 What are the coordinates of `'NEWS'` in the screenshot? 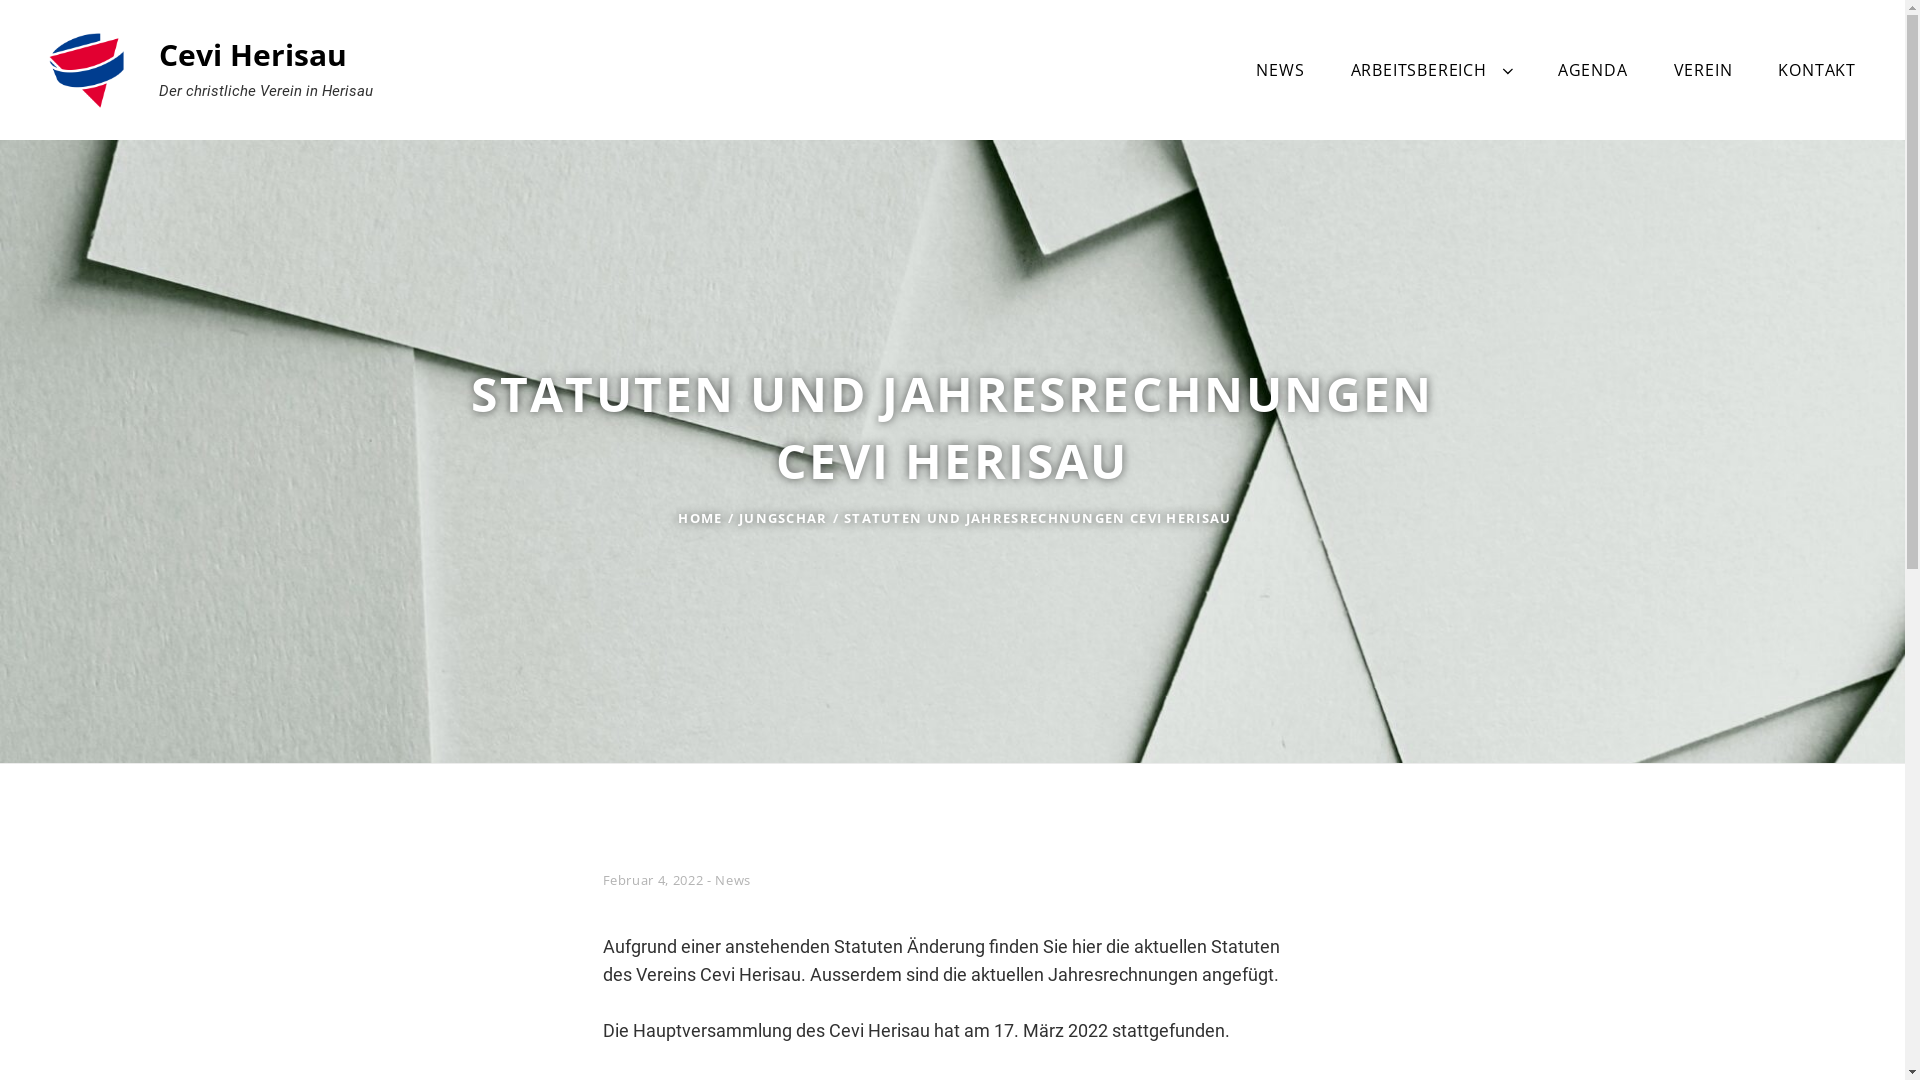 It's located at (1280, 68).